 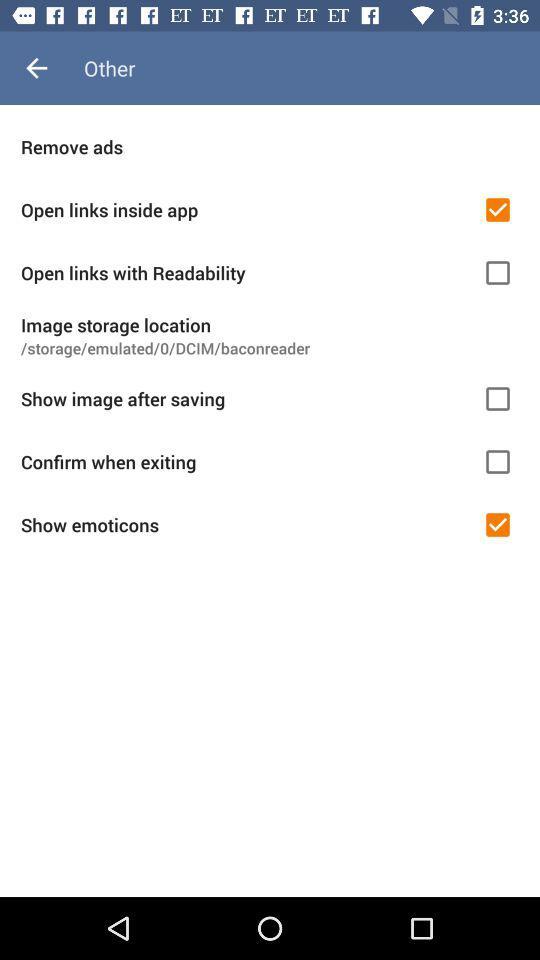 I want to click on the item above the storage emulated 0 item, so click(x=270, y=325).